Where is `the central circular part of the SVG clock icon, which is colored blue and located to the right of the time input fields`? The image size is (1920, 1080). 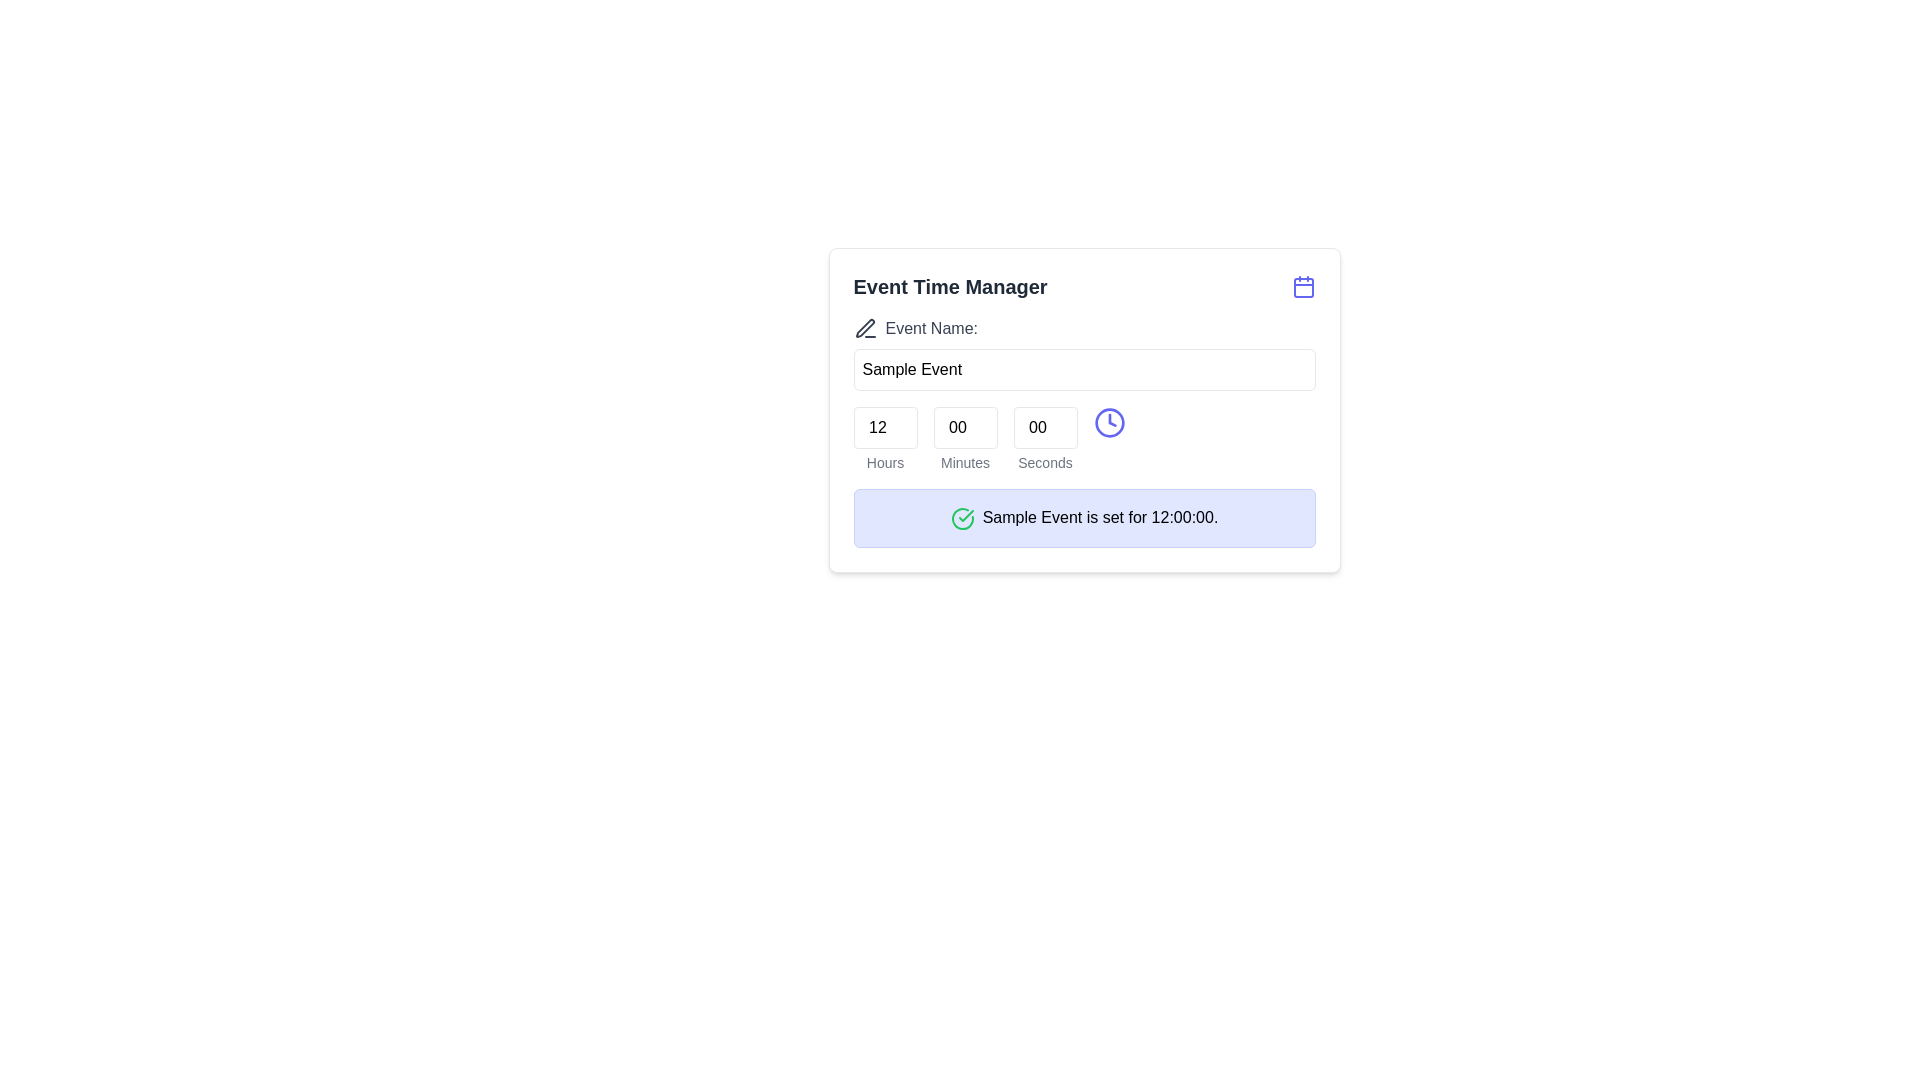
the central circular part of the SVG clock icon, which is colored blue and located to the right of the time input fields is located at coordinates (1108, 422).